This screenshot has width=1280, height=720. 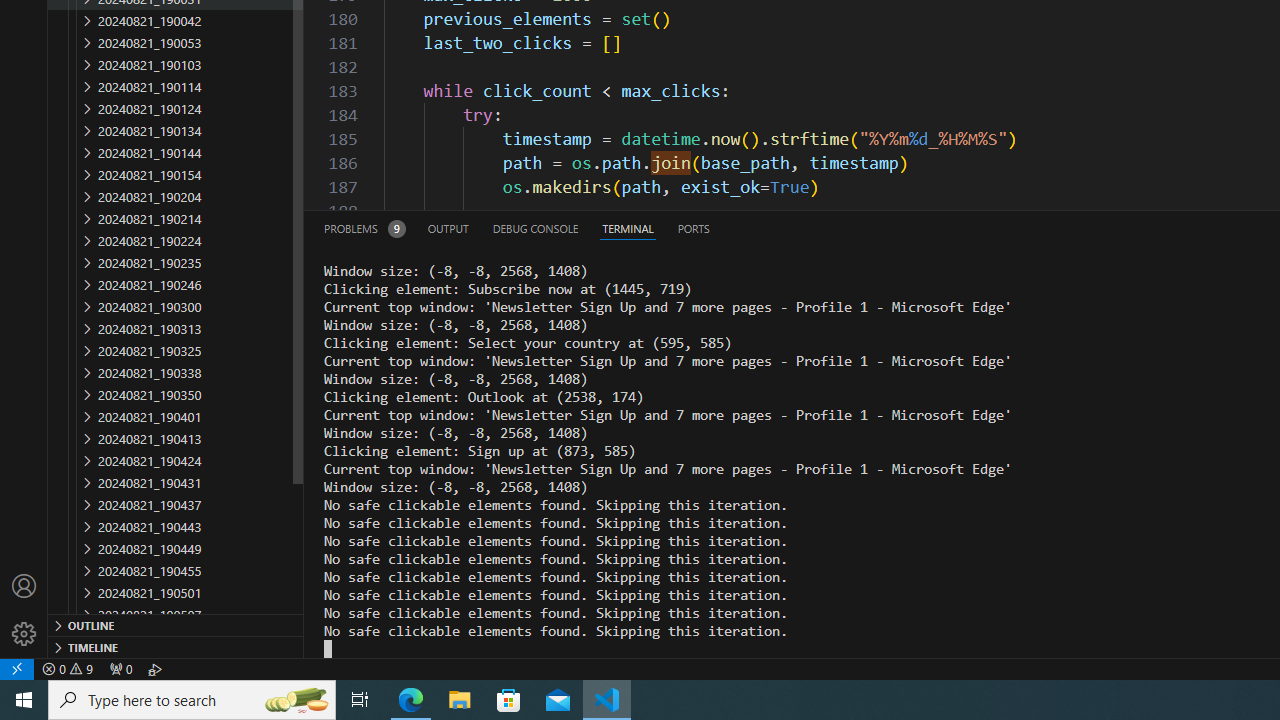 I want to click on 'Accounts', so click(x=24, y=585).